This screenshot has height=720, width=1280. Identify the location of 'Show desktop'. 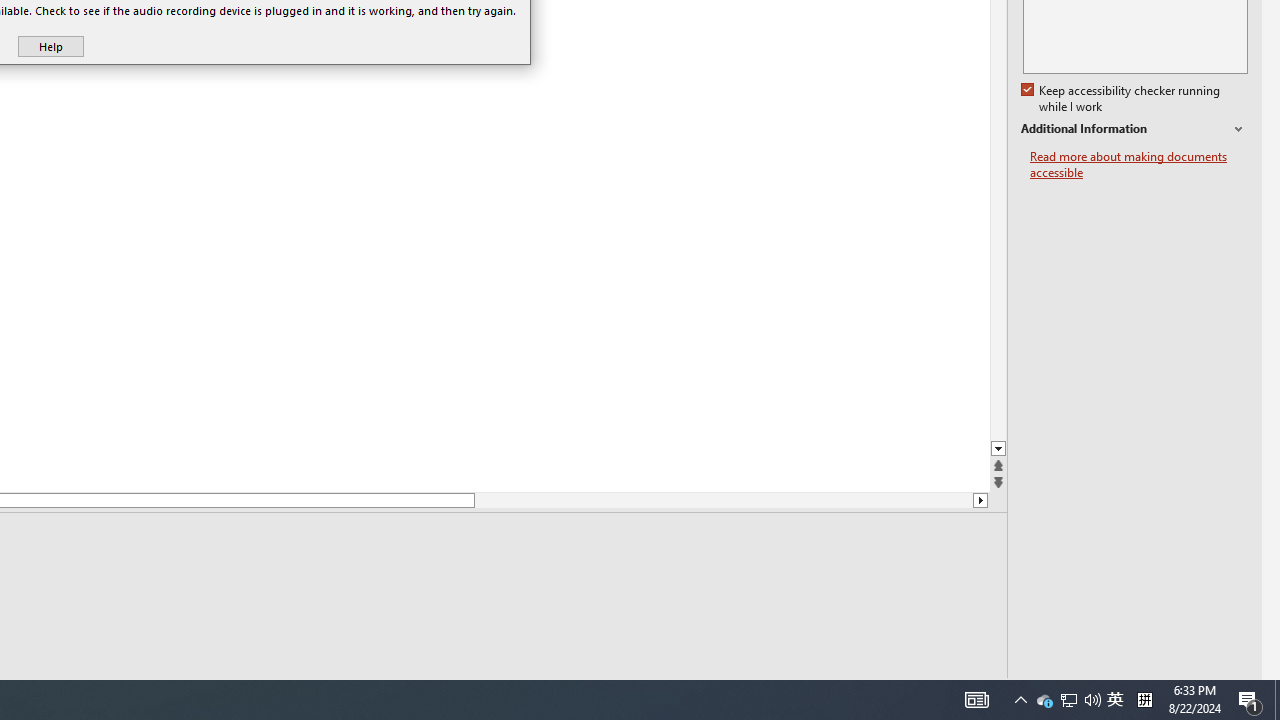
(1276, 698).